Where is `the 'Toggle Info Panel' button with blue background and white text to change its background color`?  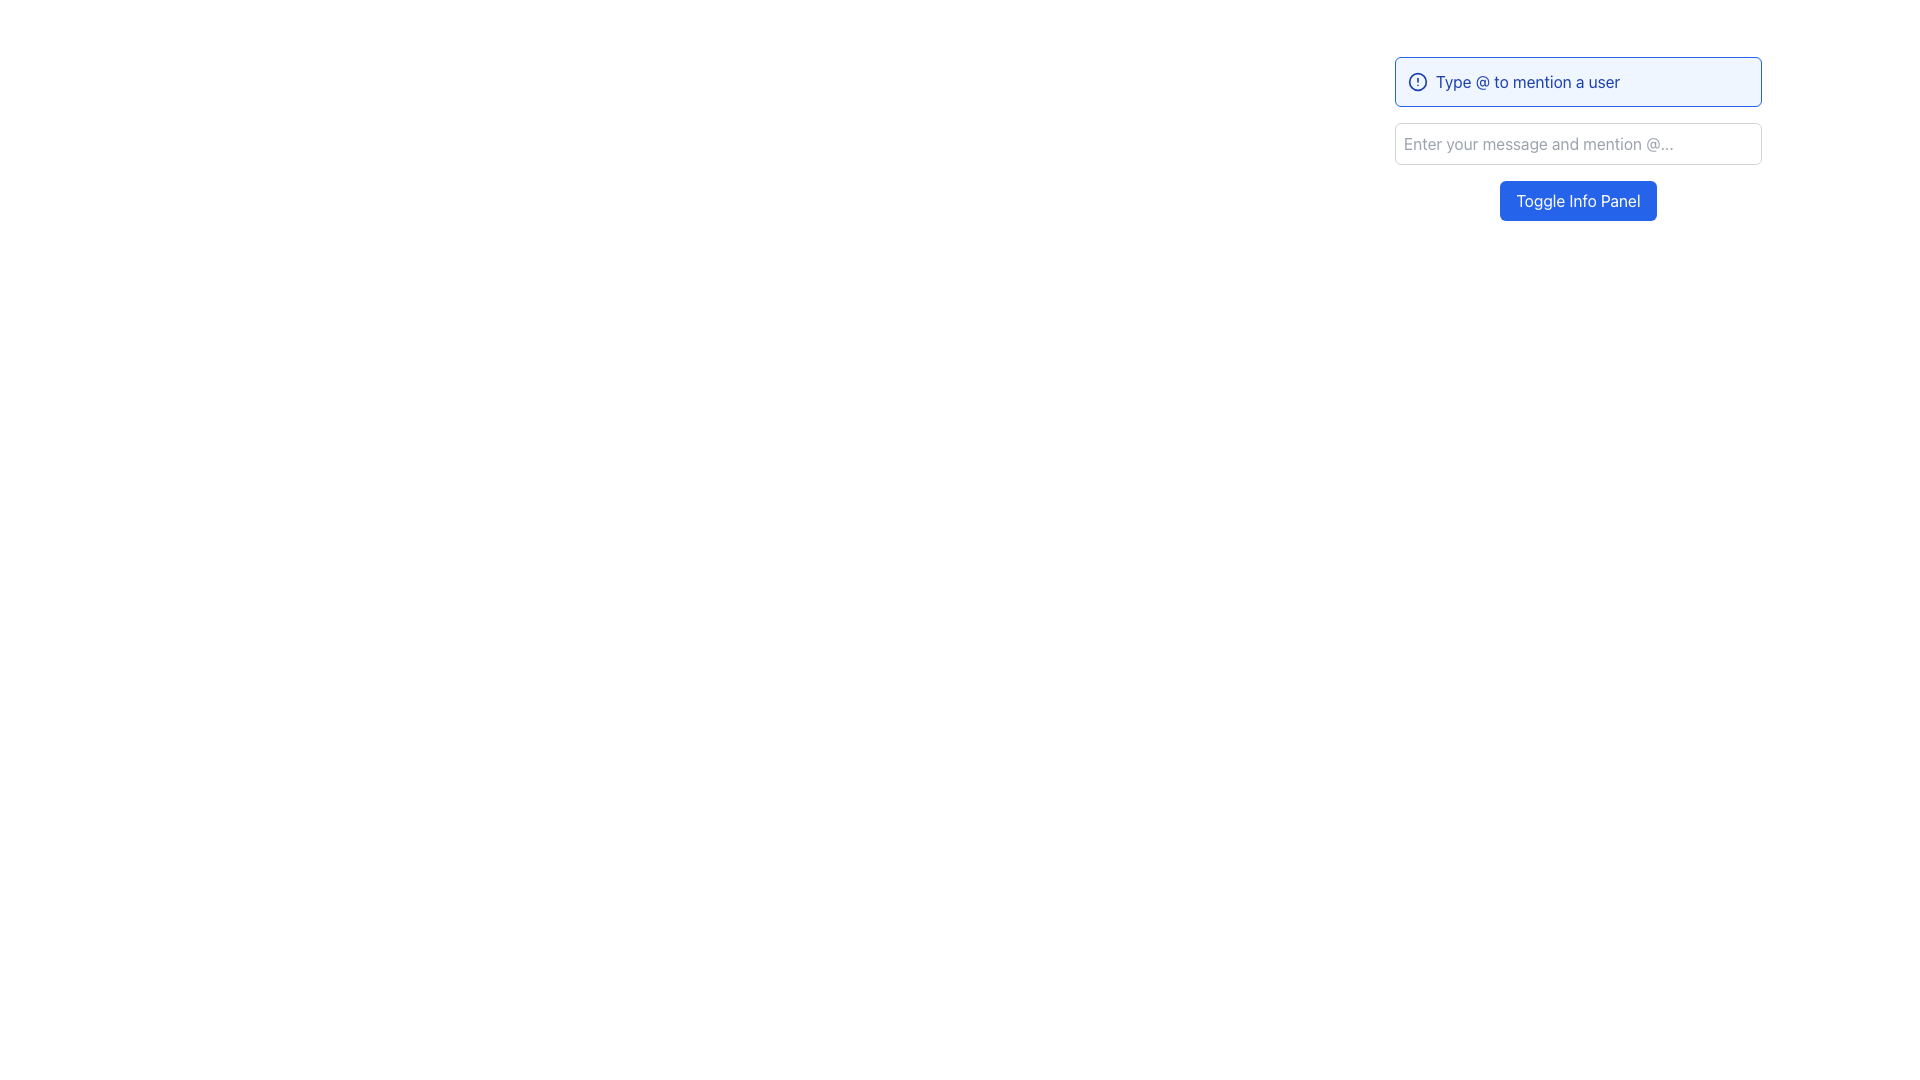 the 'Toggle Info Panel' button with blue background and white text to change its background color is located at coordinates (1577, 200).